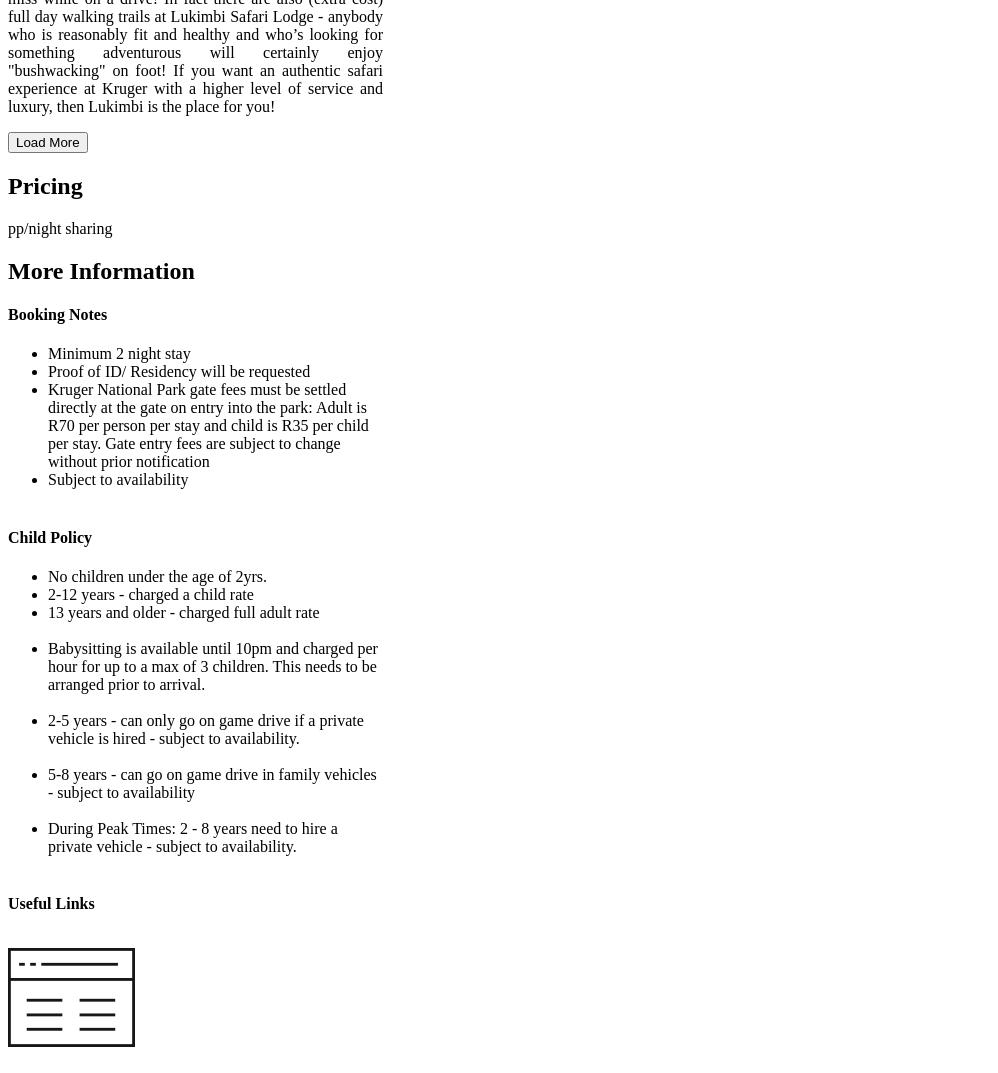 The height and width of the screenshot is (1073, 998). What do you see at coordinates (182, 610) in the screenshot?
I see `'13 years and older - charged full adult rate'` at bounding box center [182, 610].